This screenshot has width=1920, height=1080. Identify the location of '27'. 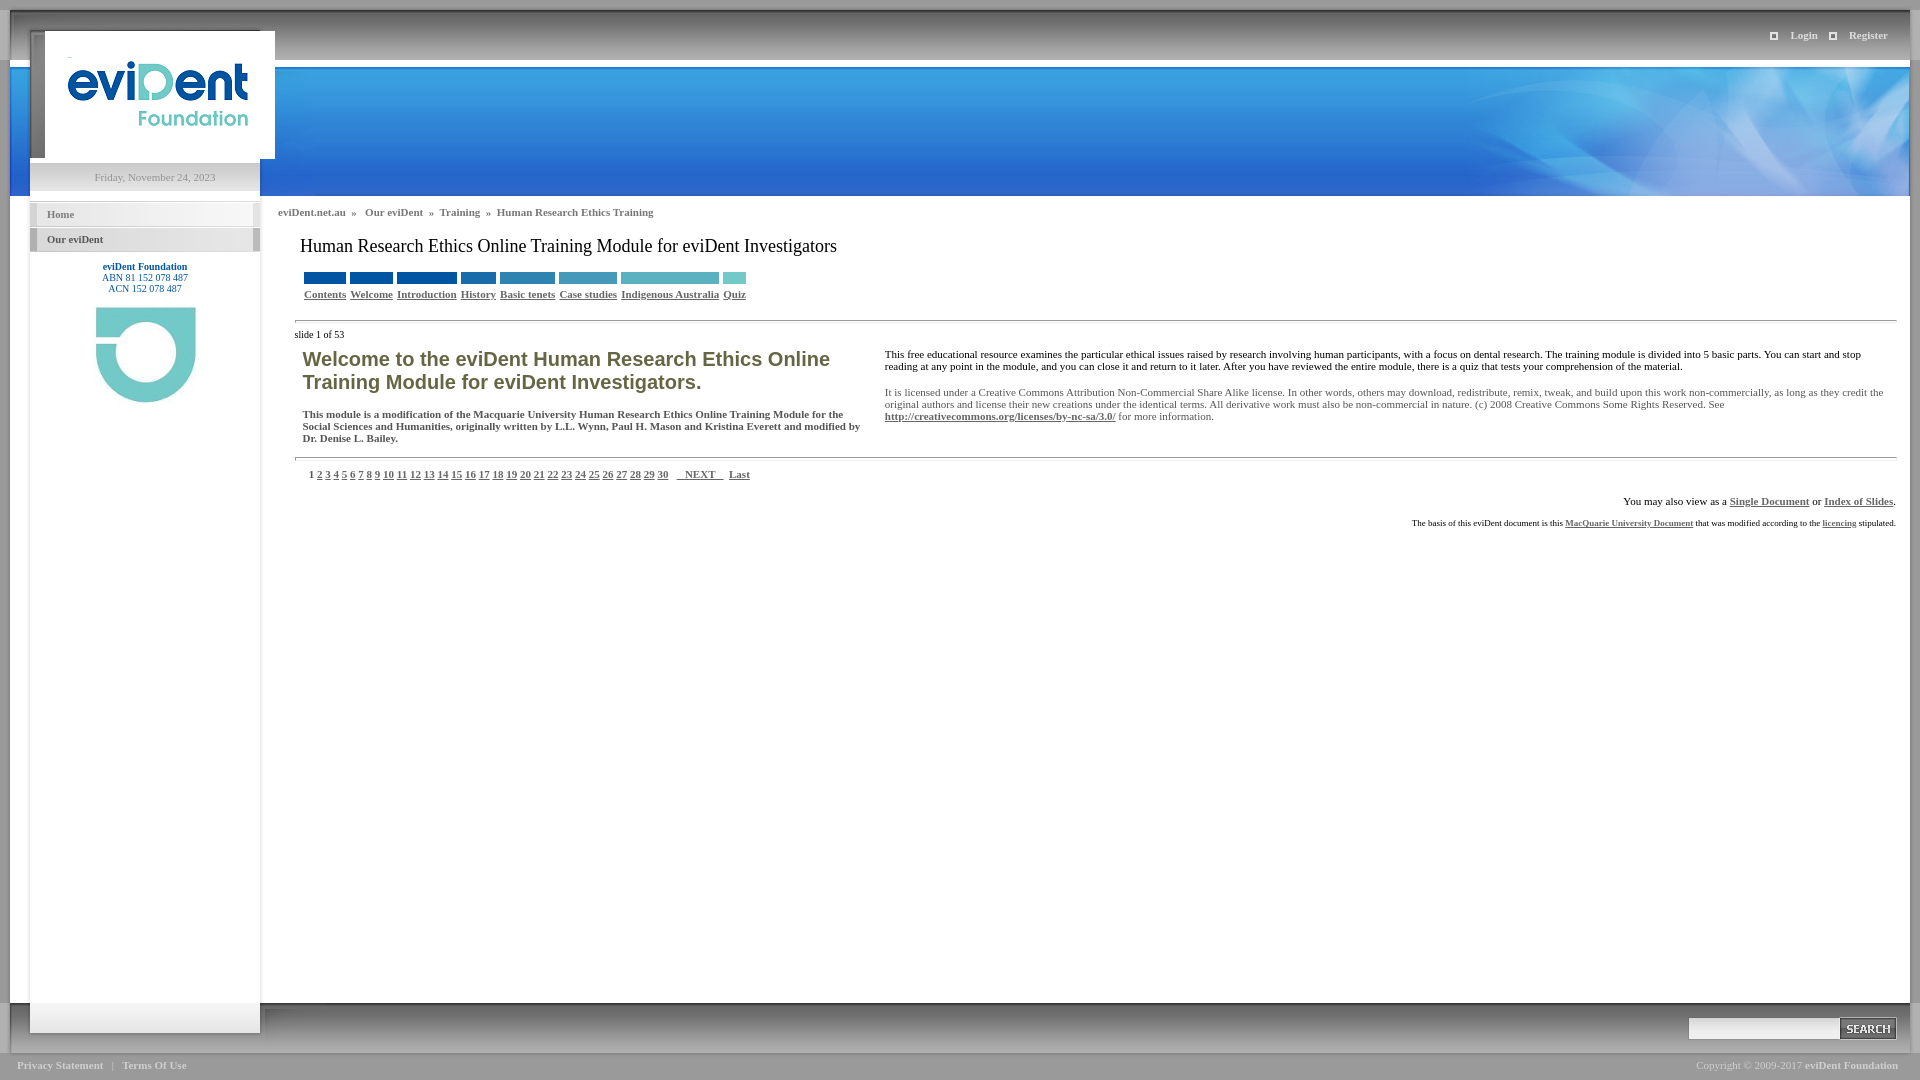
(620, 474).